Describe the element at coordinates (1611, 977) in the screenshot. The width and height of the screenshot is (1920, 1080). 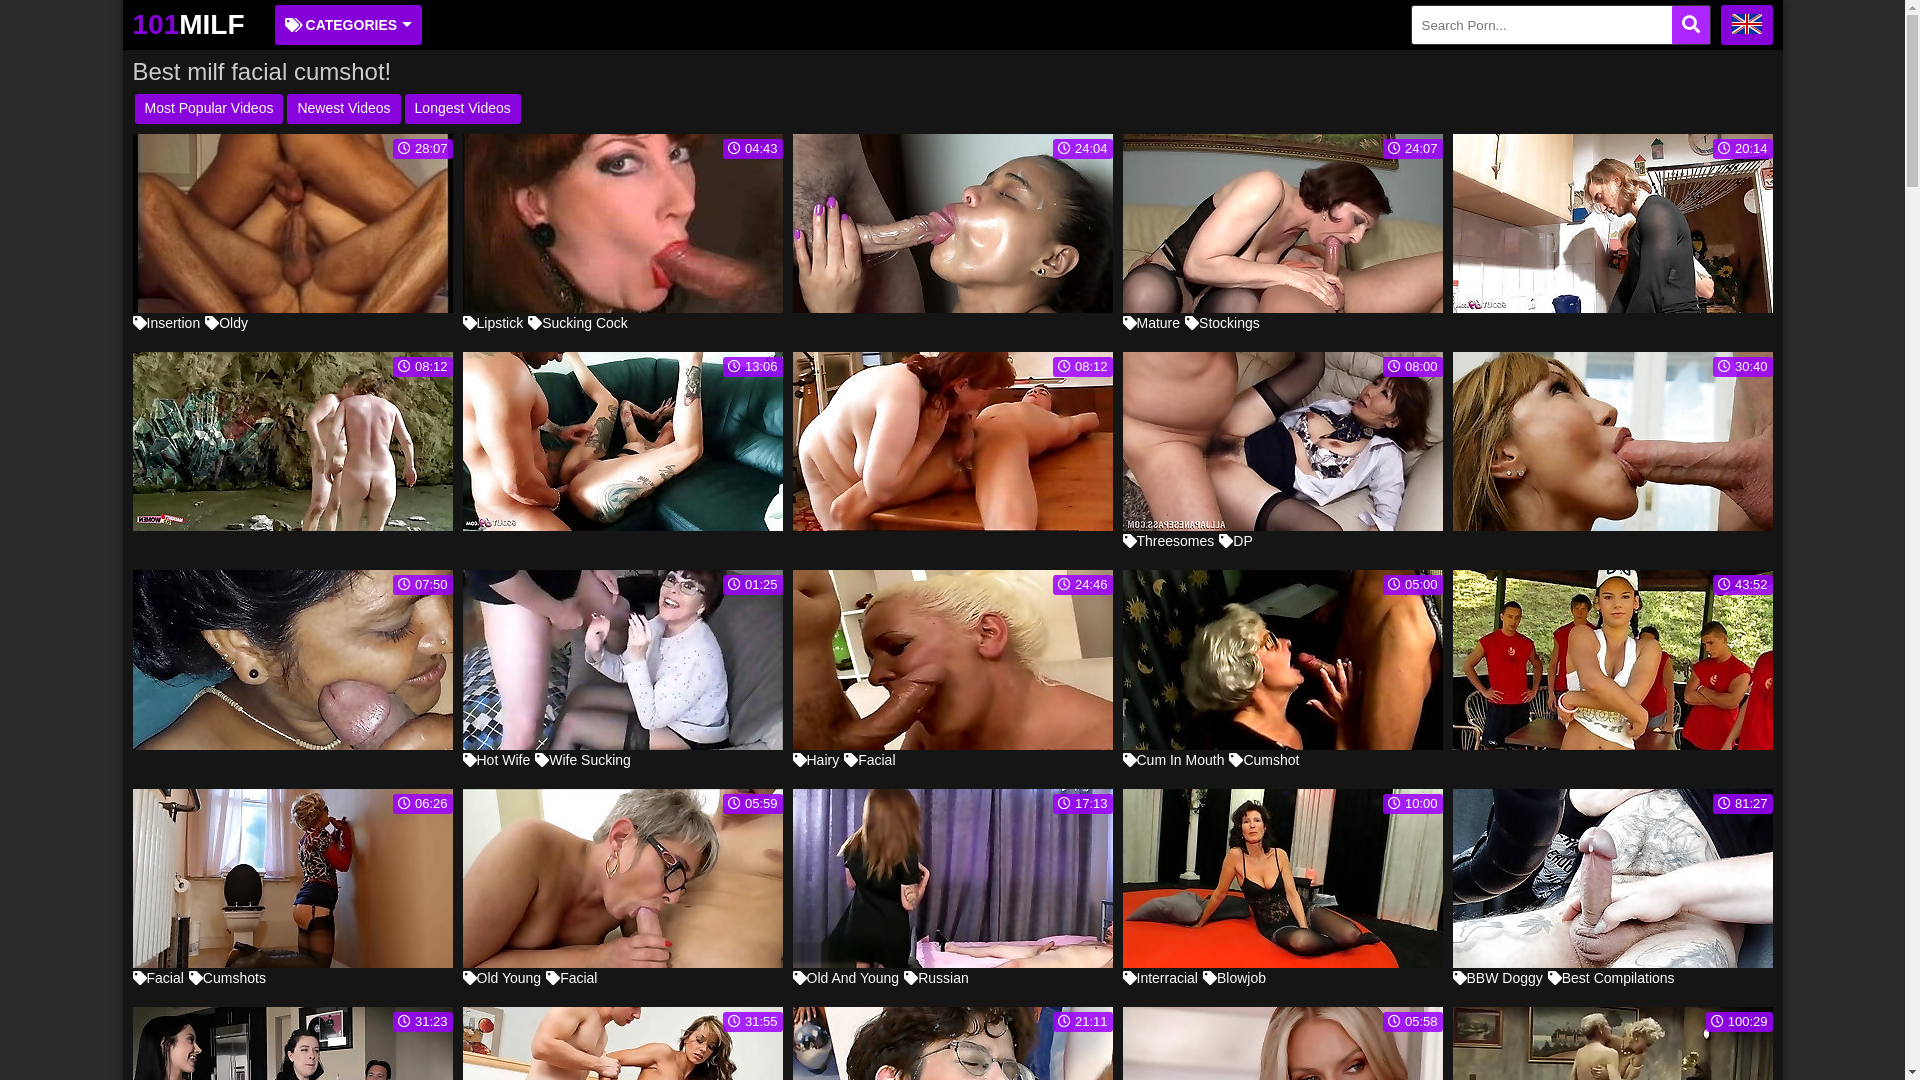
I see `'Best Compilations'` at that location.